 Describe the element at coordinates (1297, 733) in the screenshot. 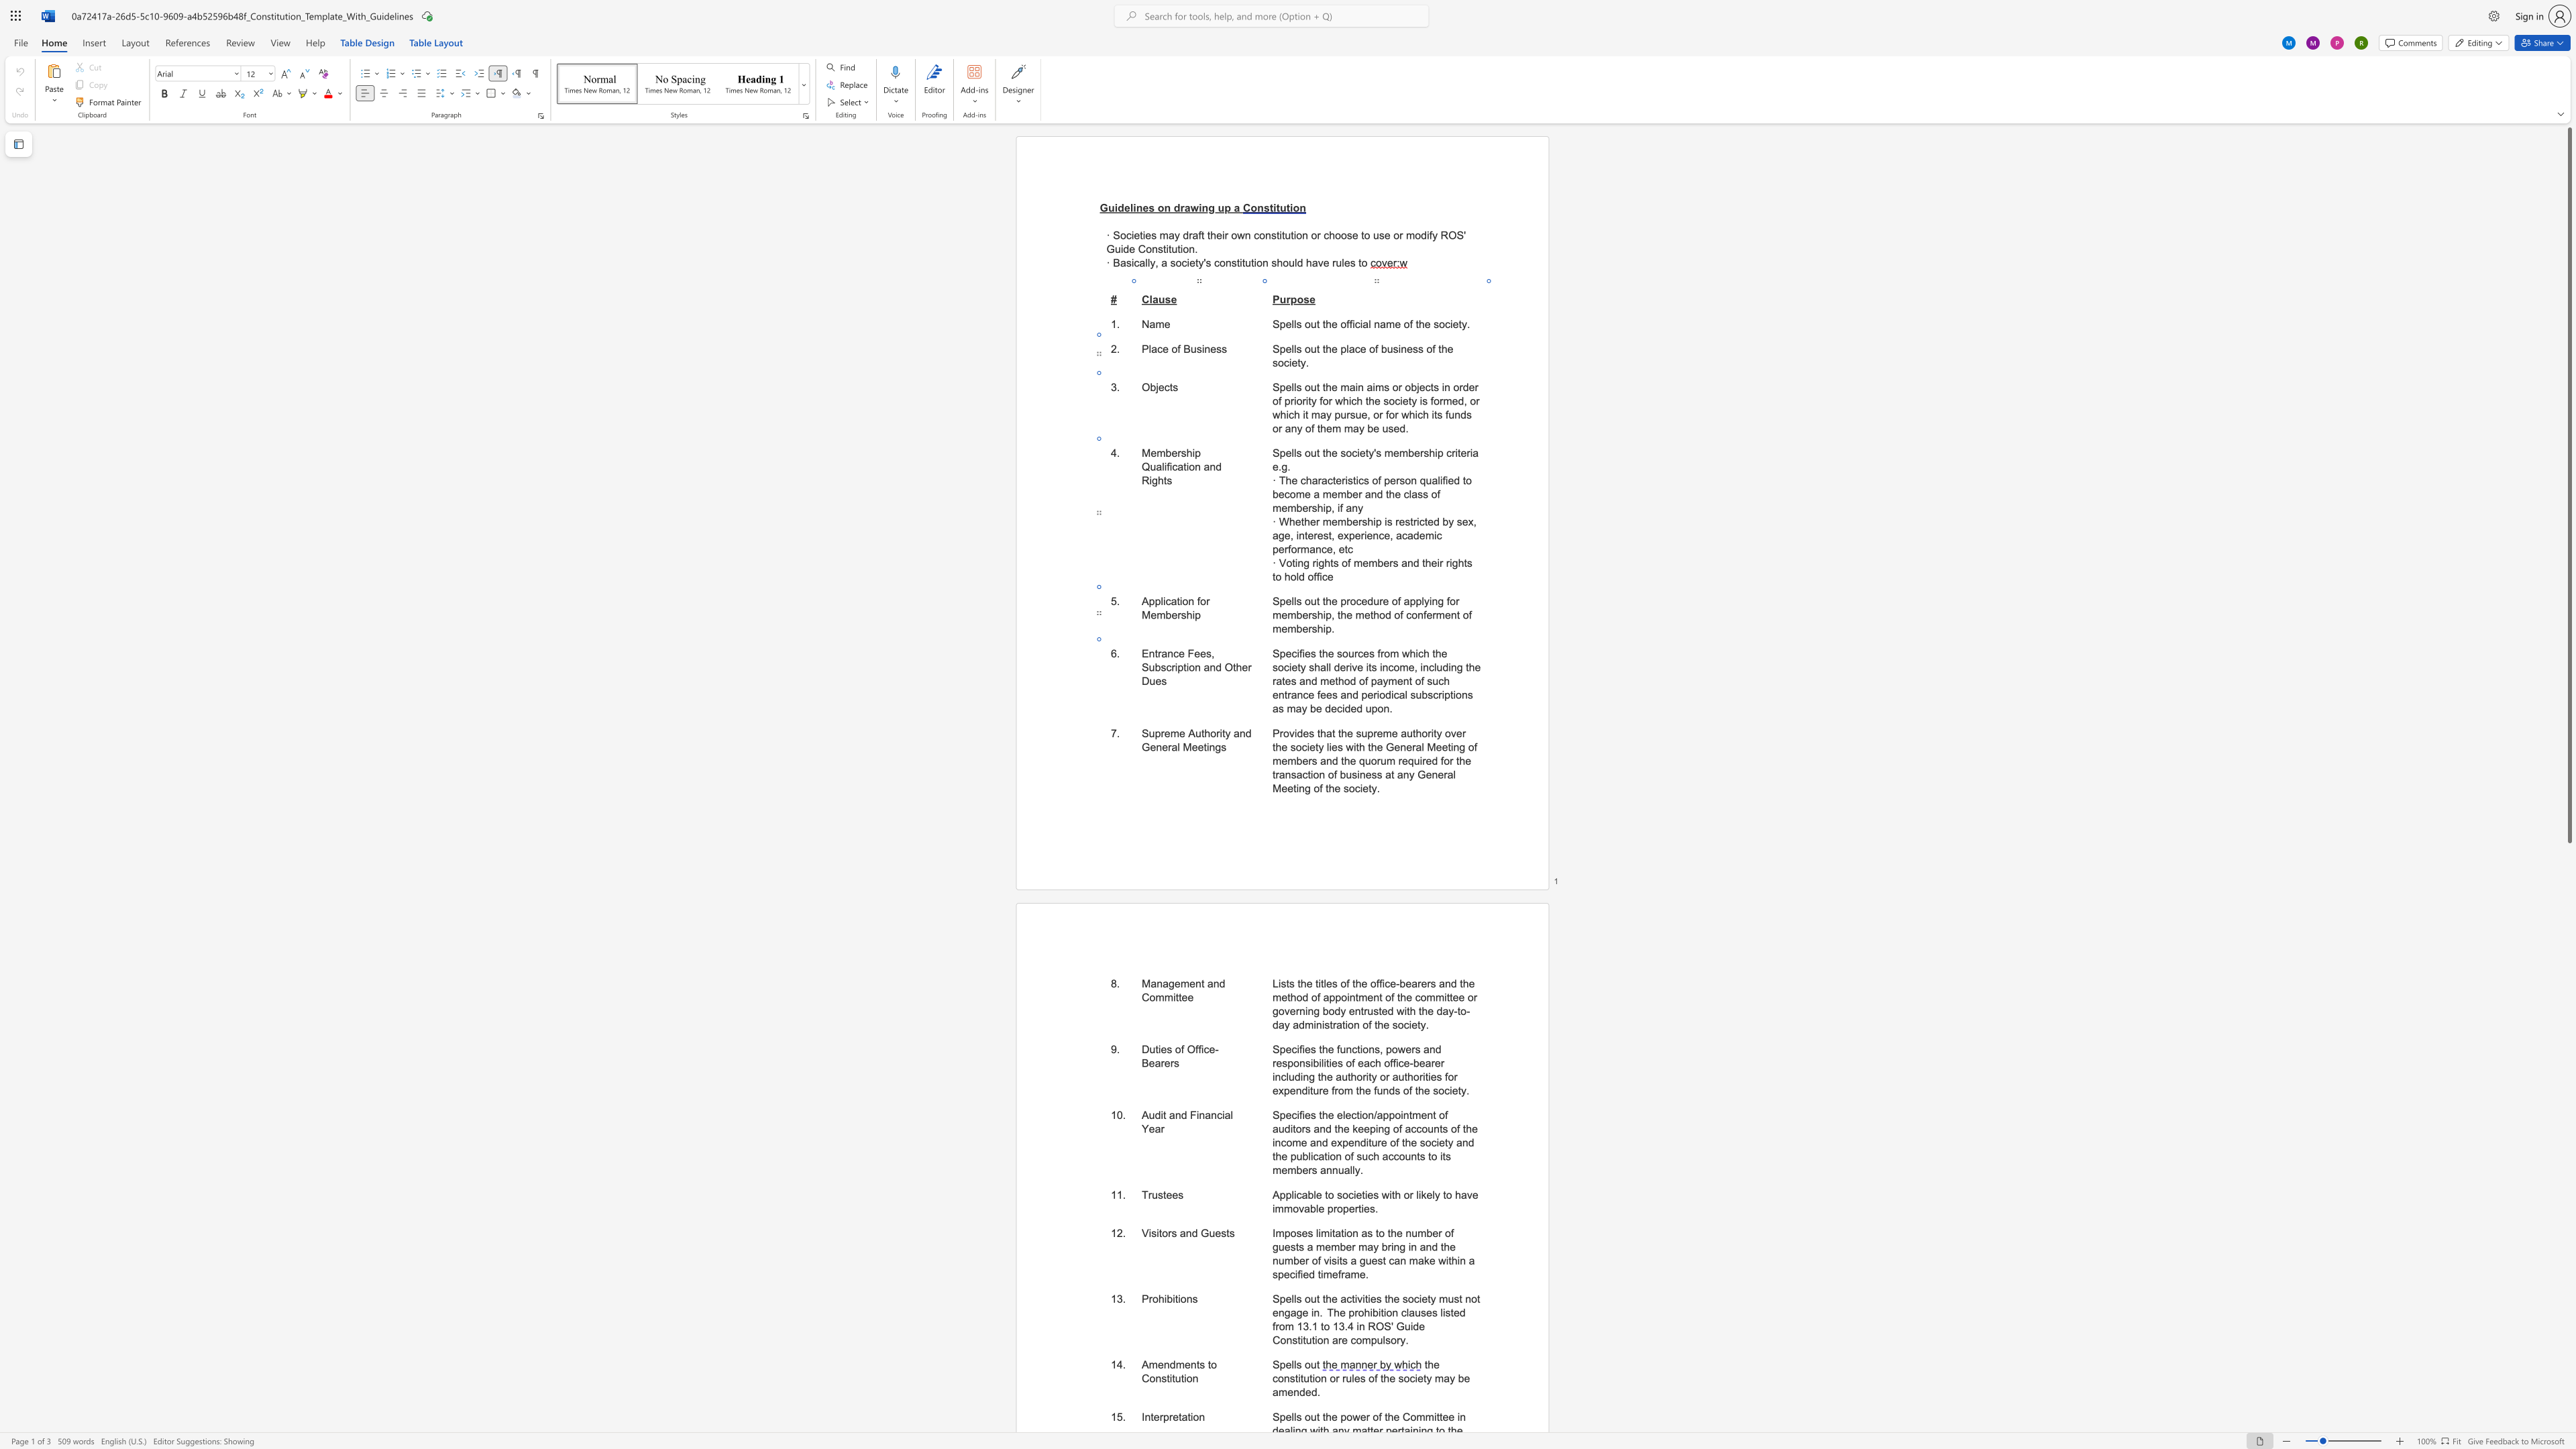

I see `the space between the continuous character "i" and "d" in the text` at that location.